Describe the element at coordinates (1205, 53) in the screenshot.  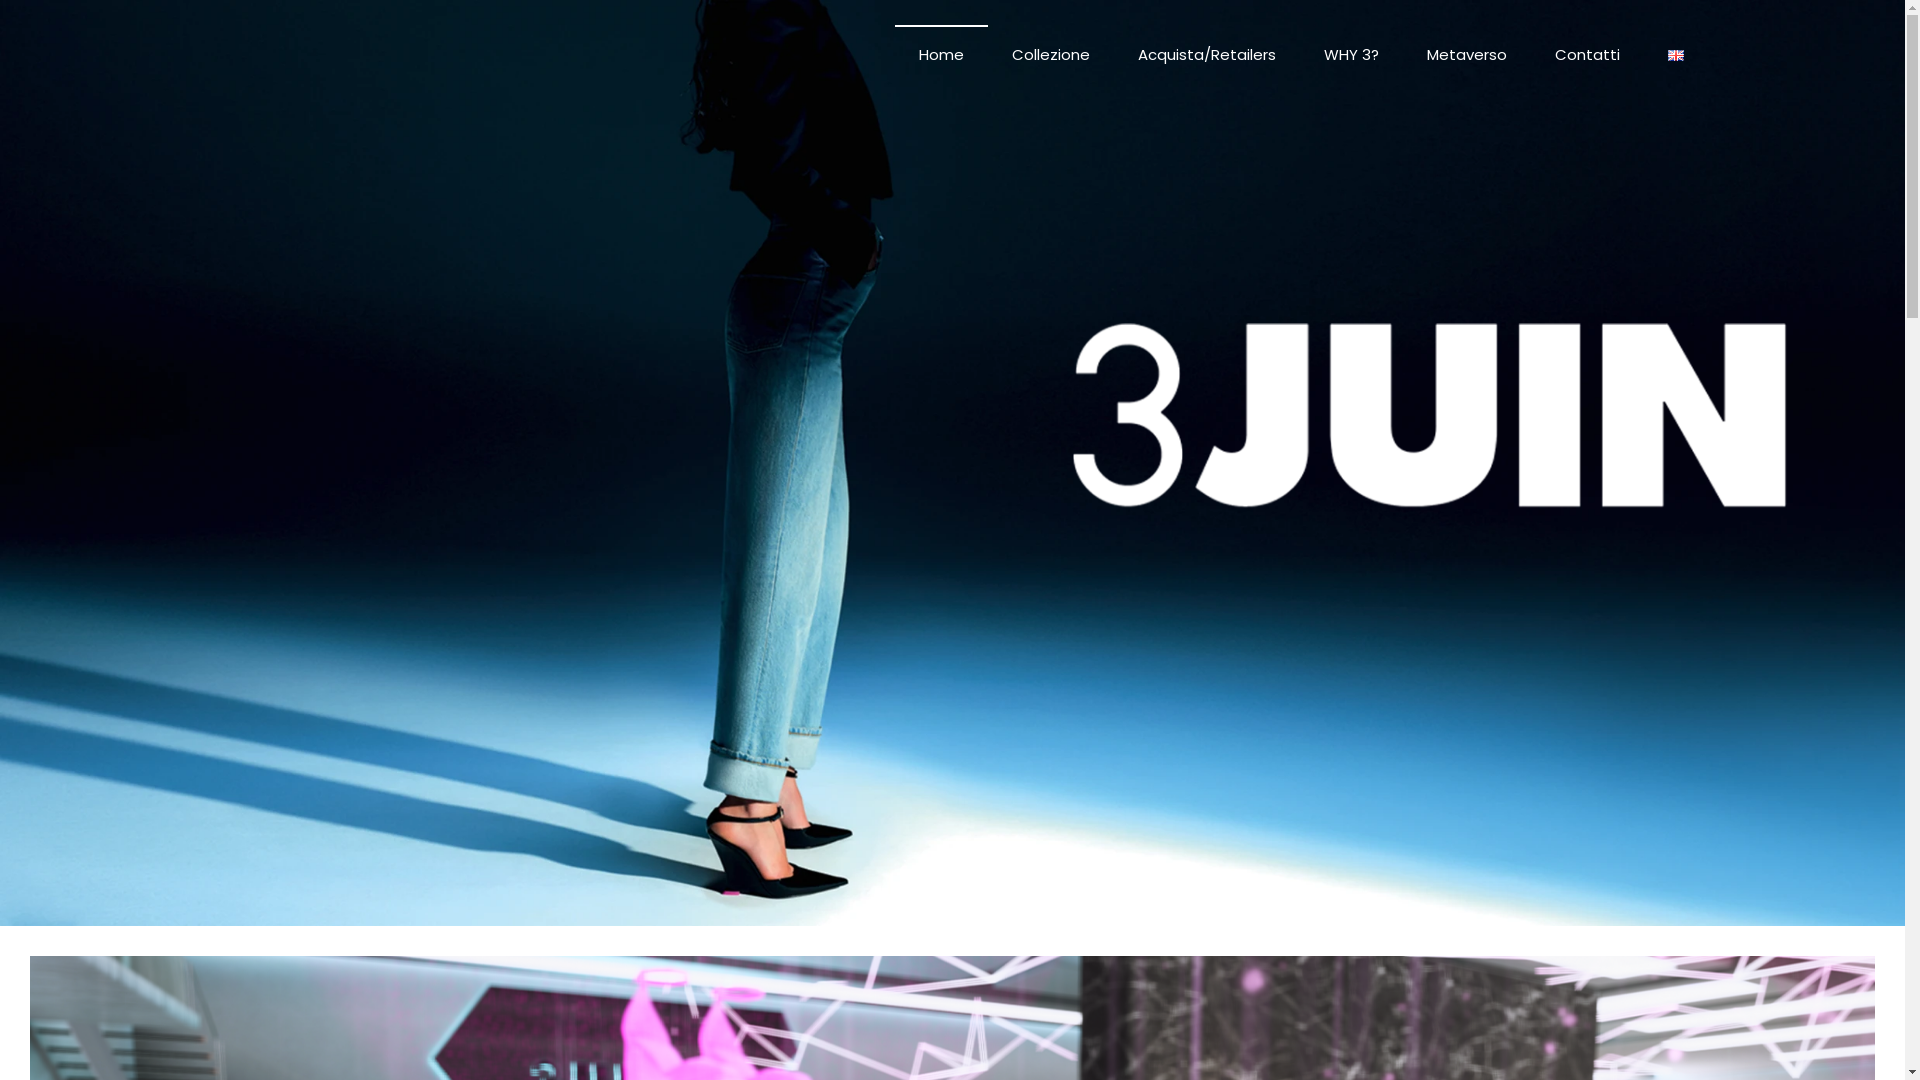
I see `'Acquista/Retailers'` at that location.